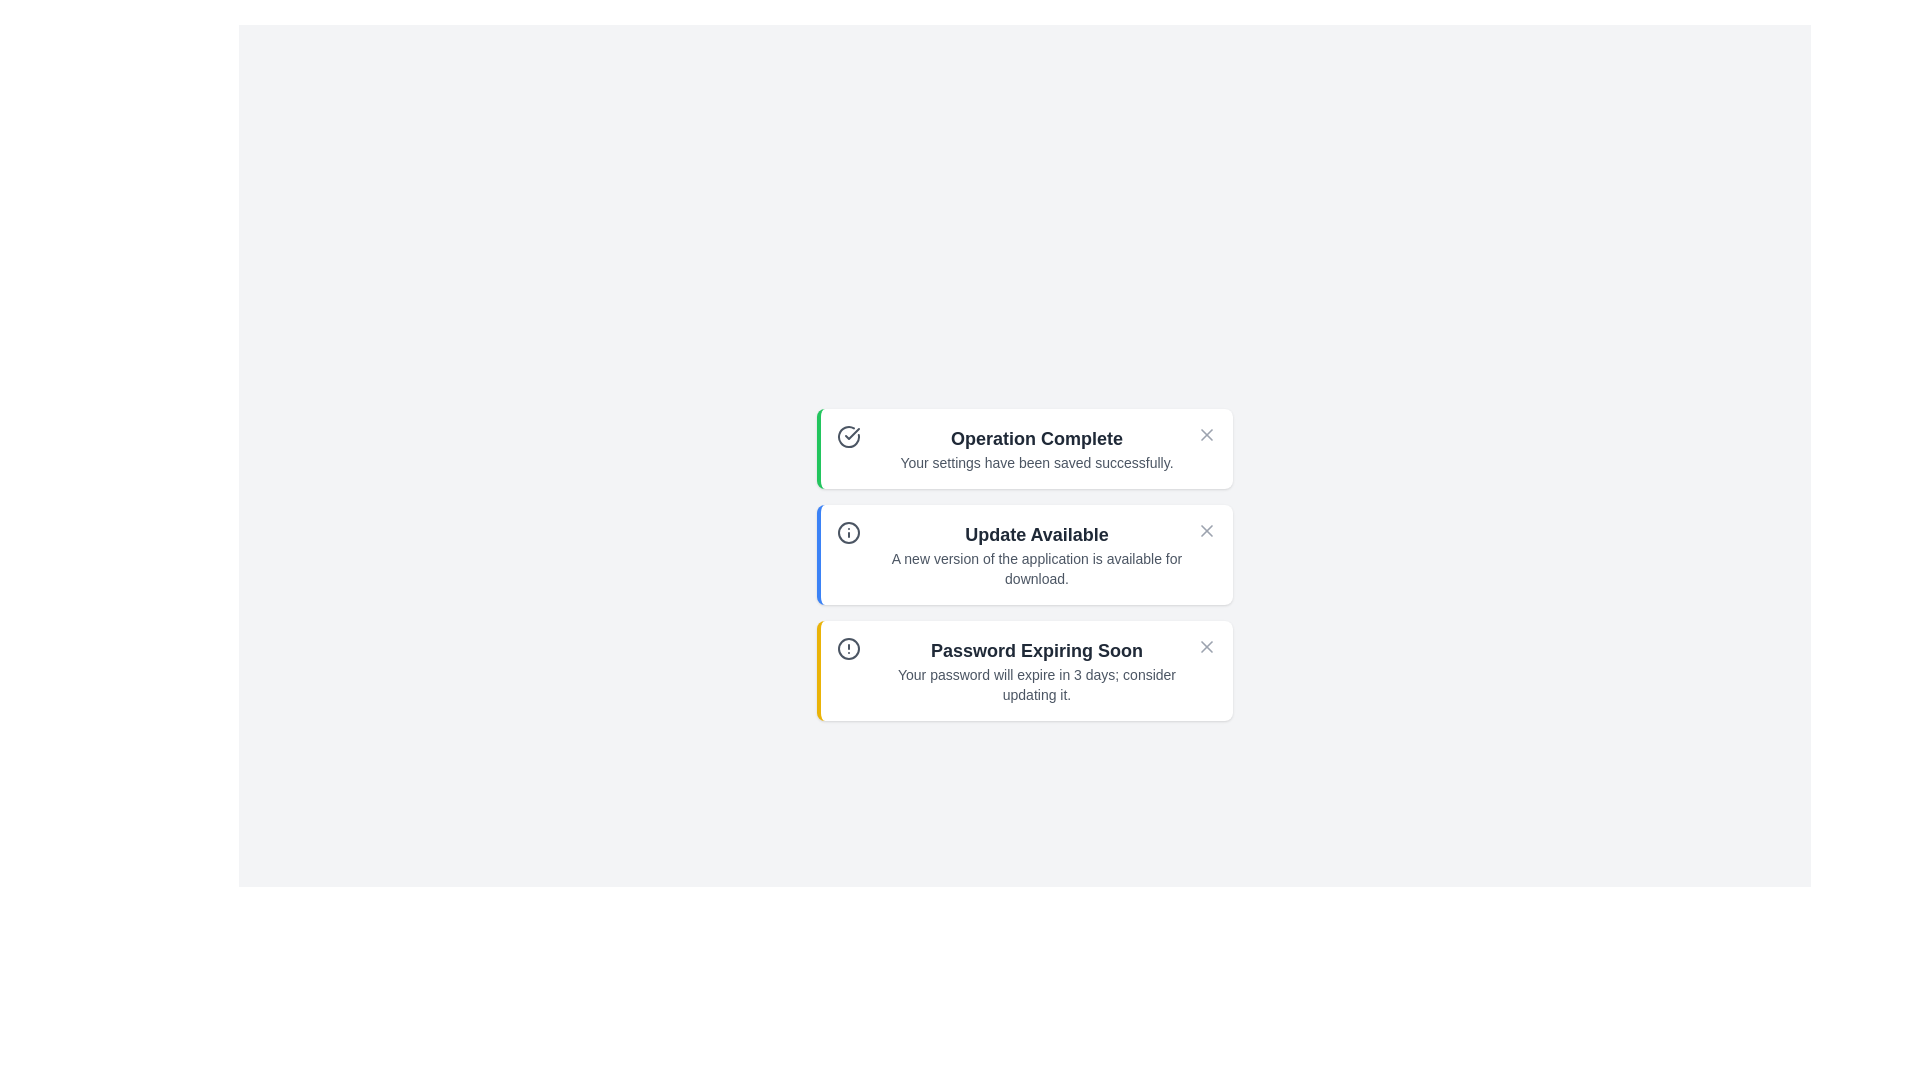  Describe the element at coordinates (849, 648) in the screenshot. I see `the warning icon that indicates the 'Password Expiring Soon' notification, which is the leftmost component in the lowest position among three notifications` at that location.